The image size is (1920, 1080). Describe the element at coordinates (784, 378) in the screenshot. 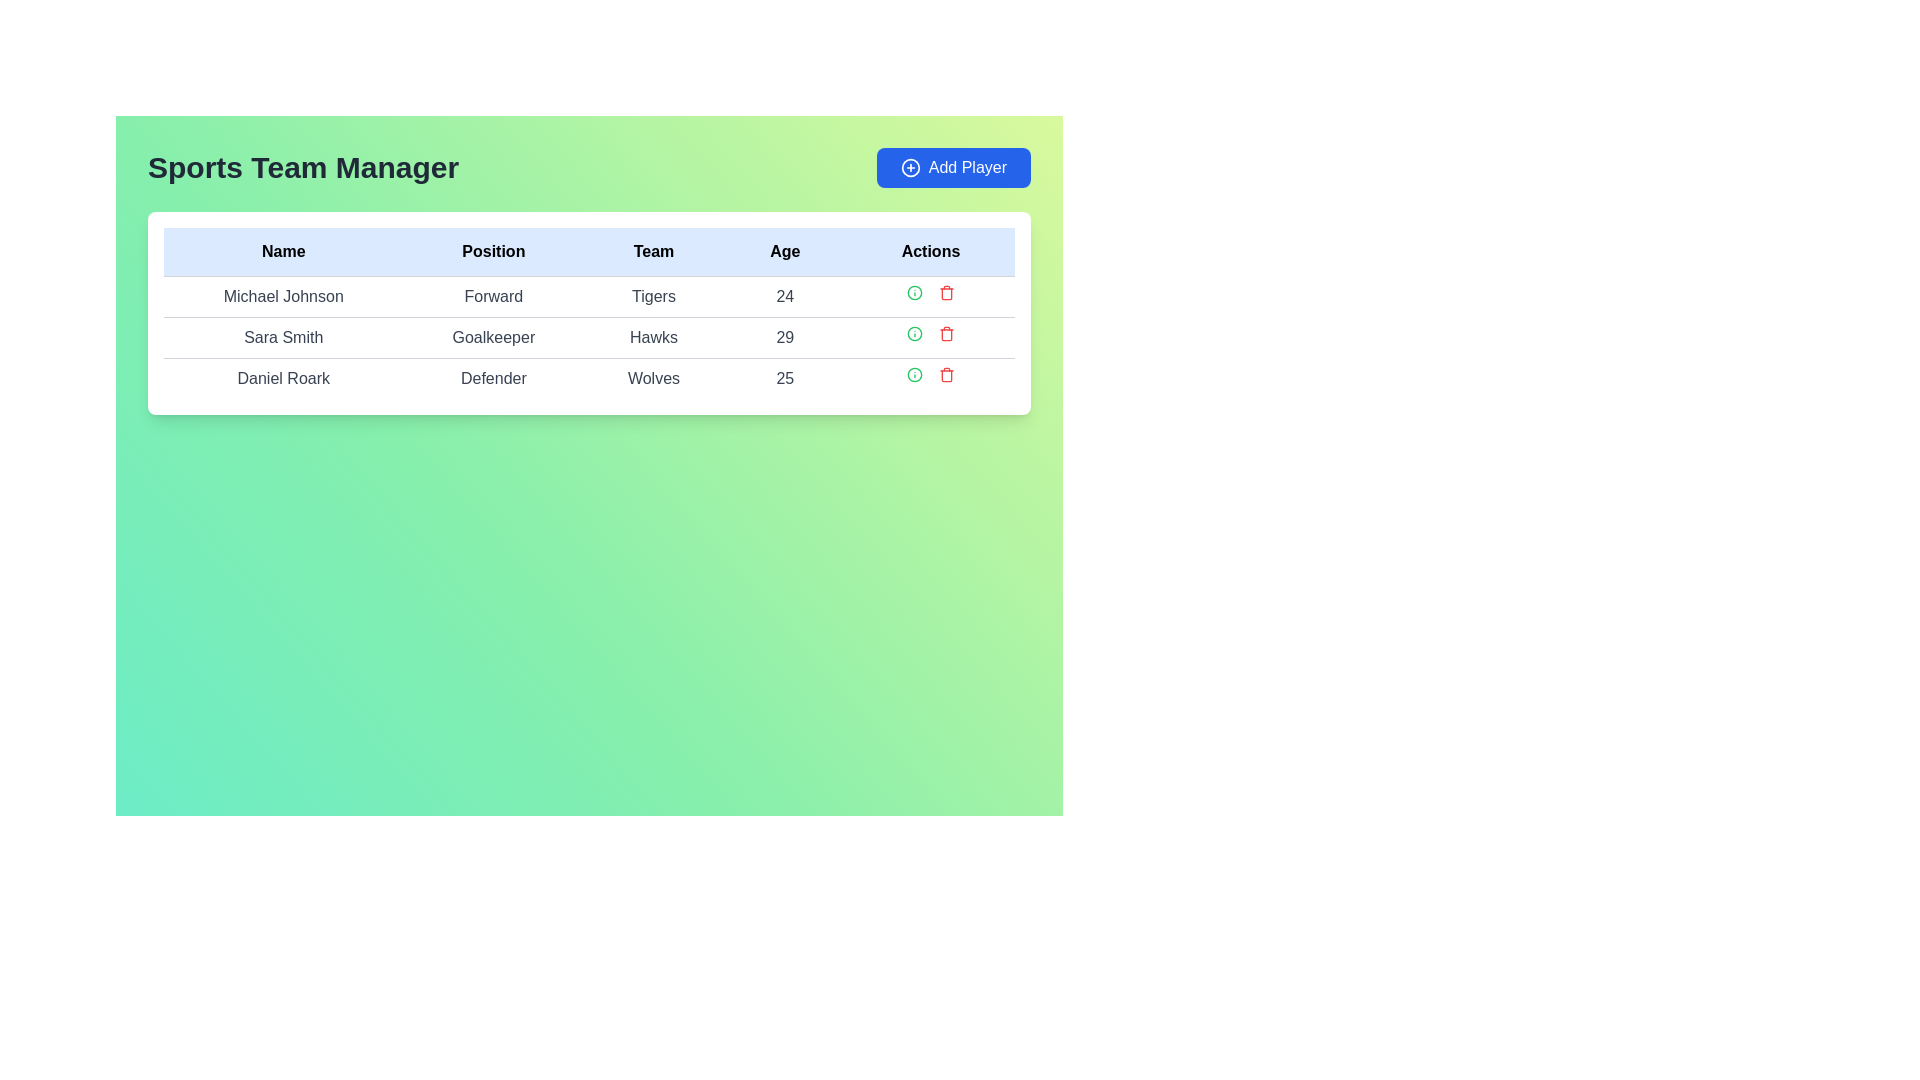

I see `the age display text for the player Daniel Roark in the last row of the table, located in the 'Age' column` at that location.